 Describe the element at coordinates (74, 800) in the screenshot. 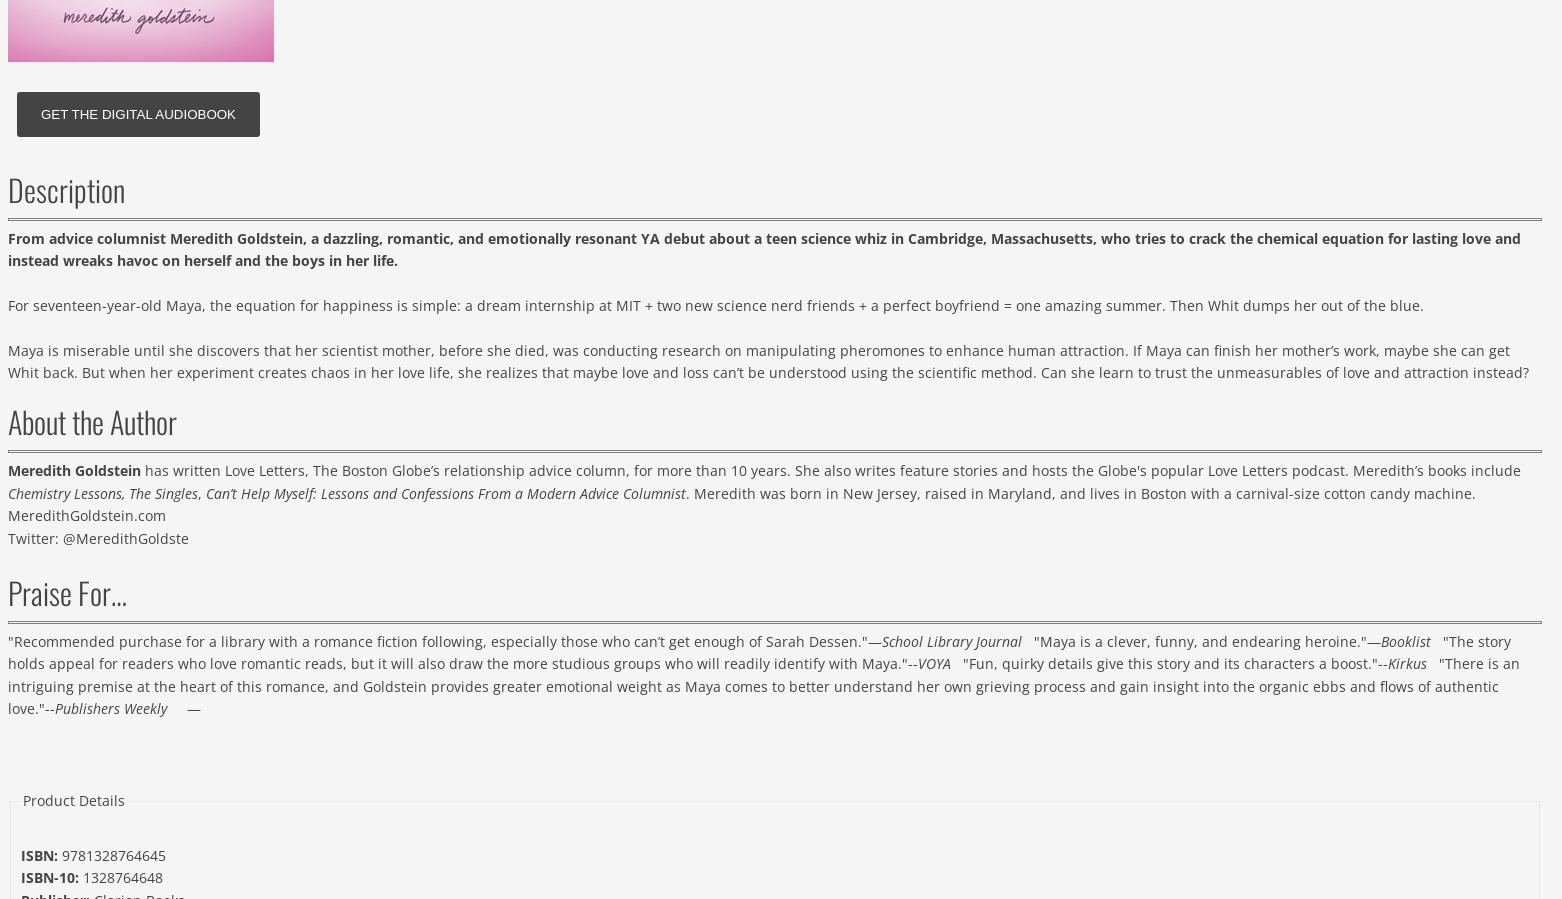

I see `'Product Details'` at that location.